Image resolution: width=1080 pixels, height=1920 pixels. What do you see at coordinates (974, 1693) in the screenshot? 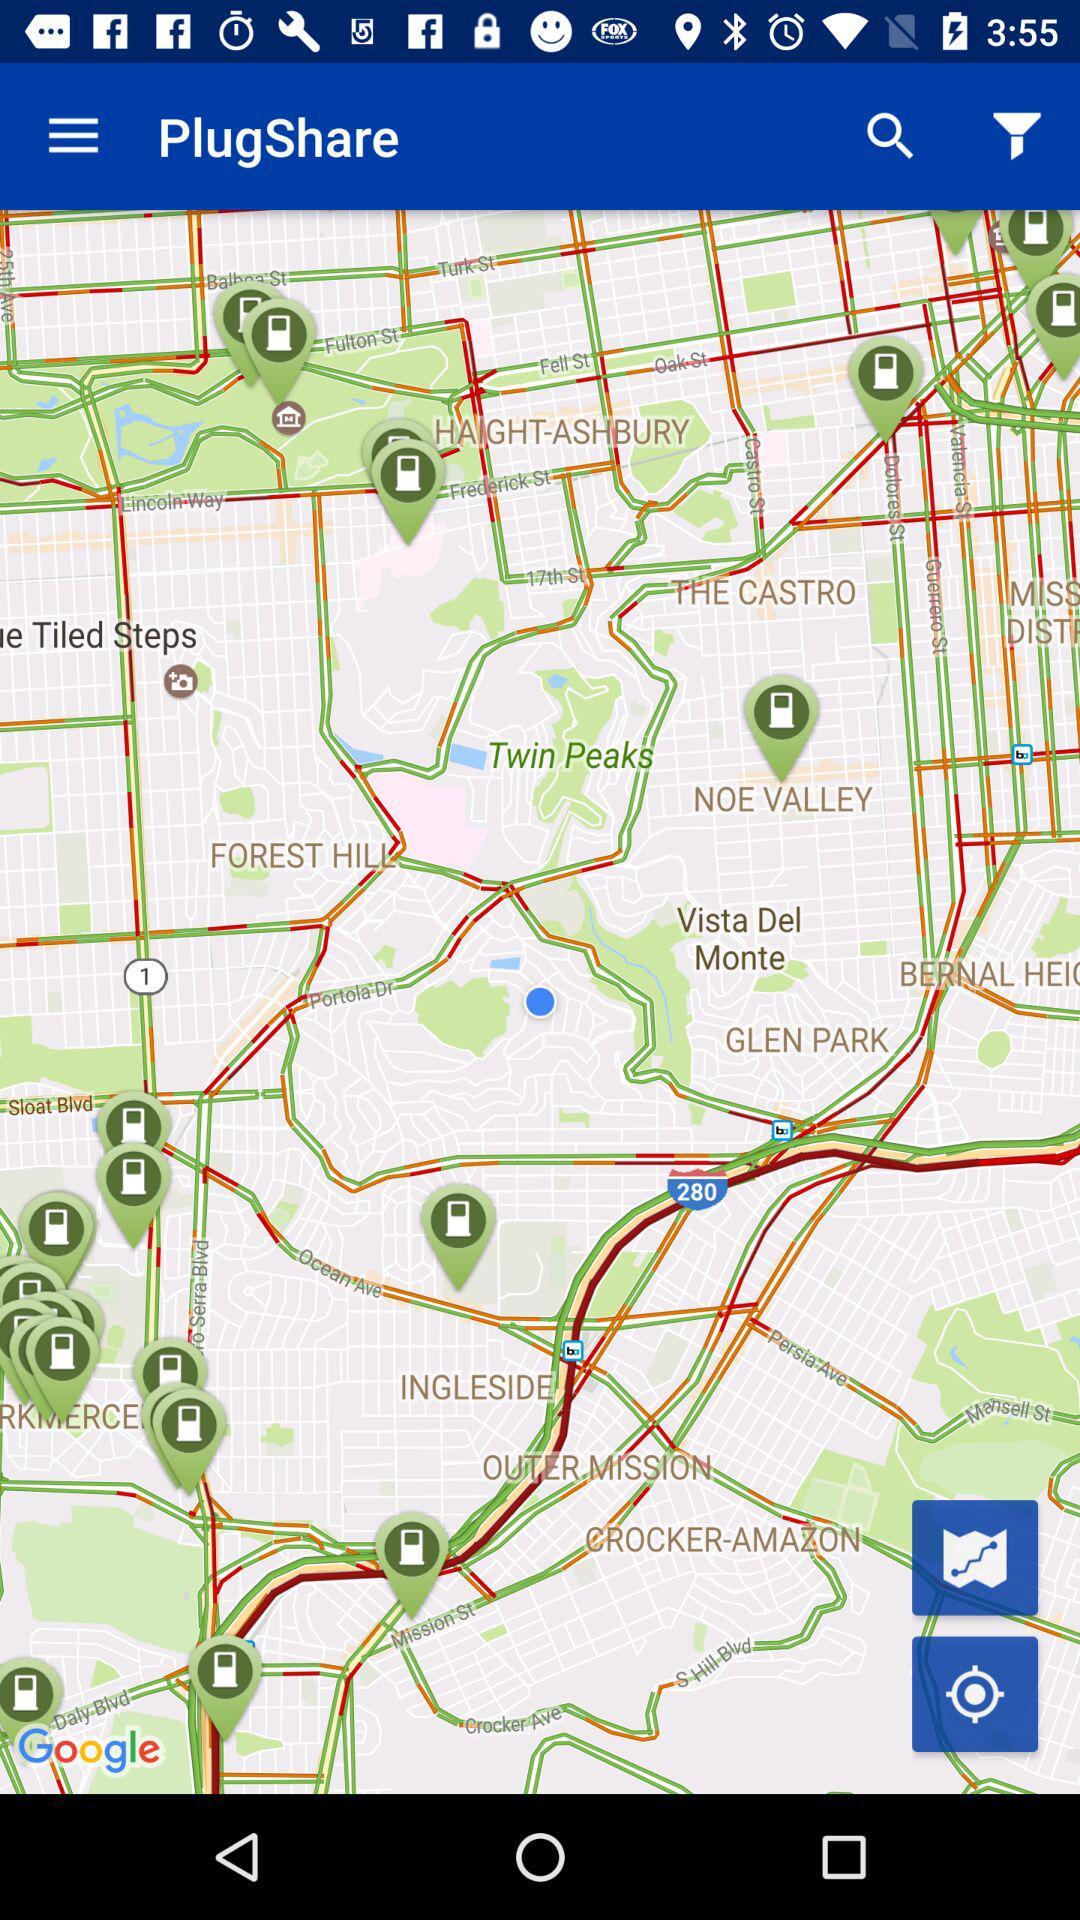
I see `track location` at bounding box center [974, 1693].